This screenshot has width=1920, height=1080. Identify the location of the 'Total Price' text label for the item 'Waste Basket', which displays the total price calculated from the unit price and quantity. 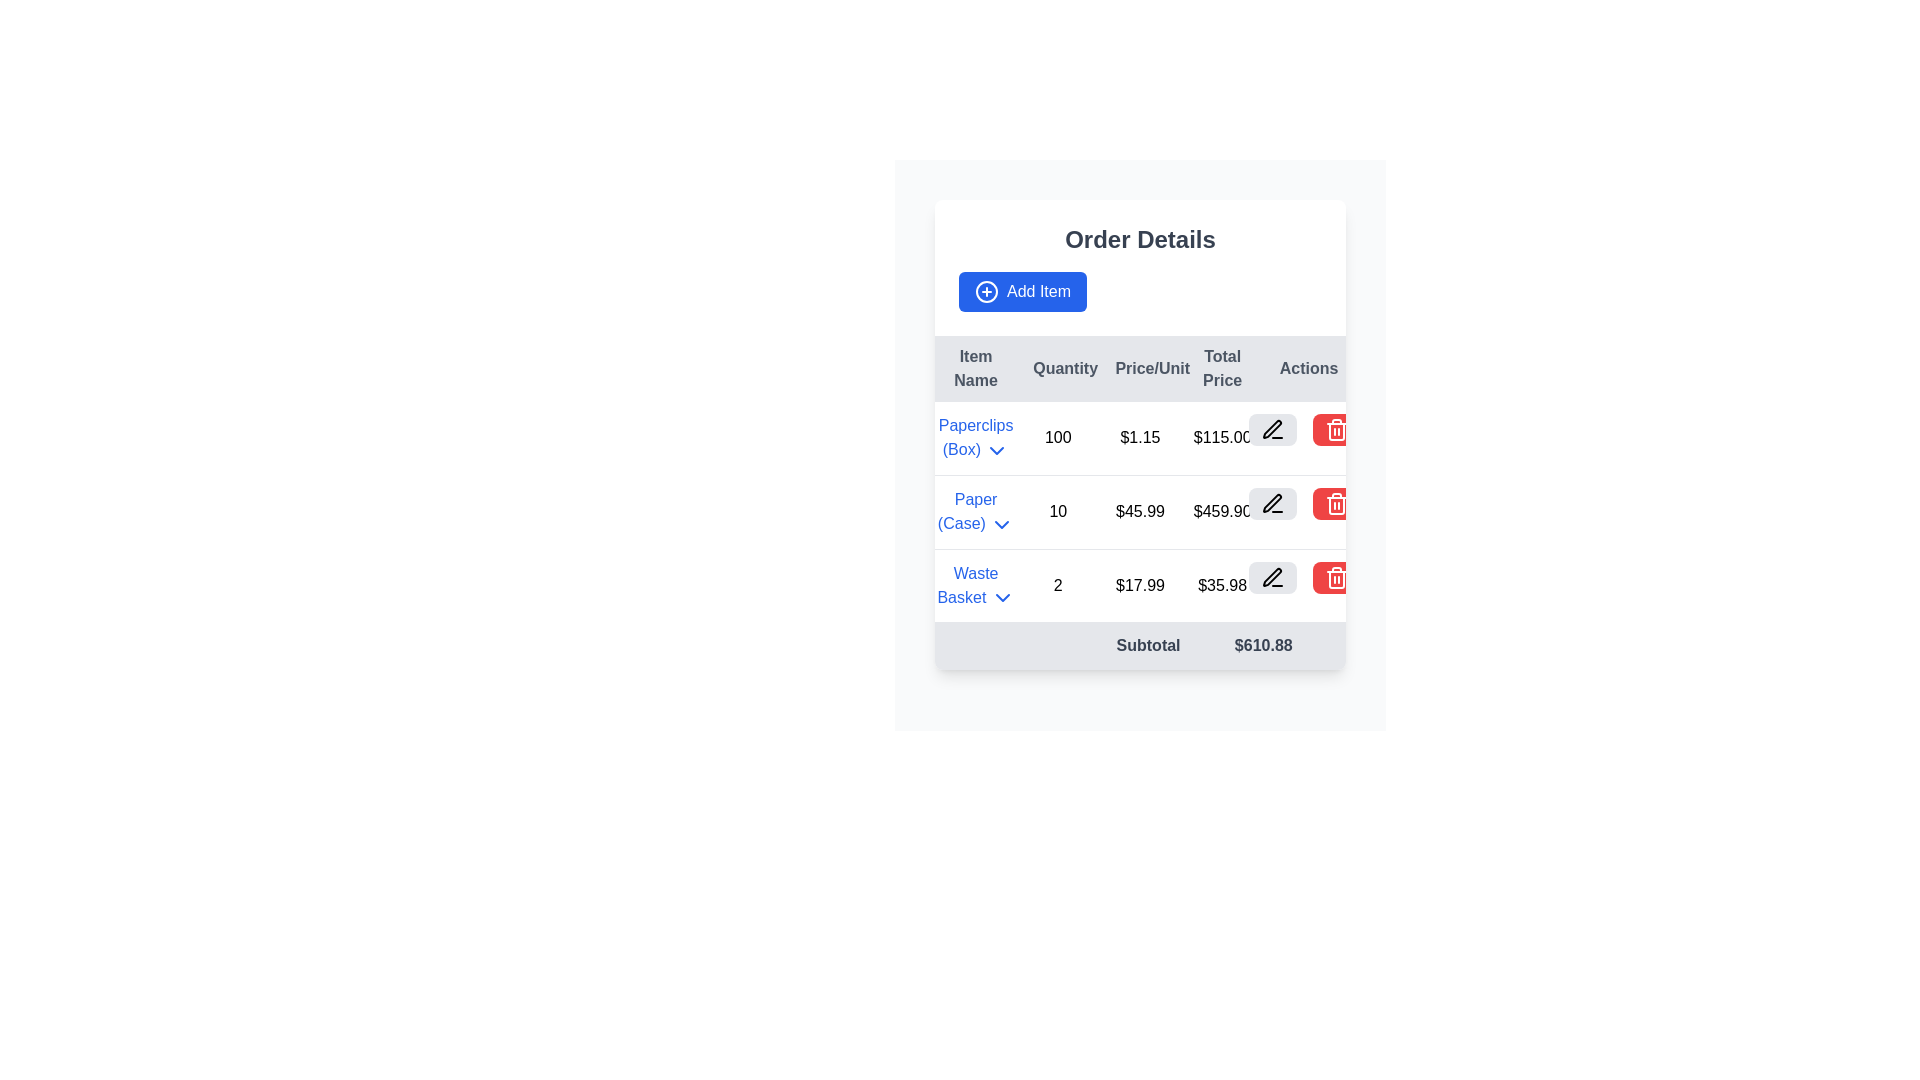
(1221, 585).